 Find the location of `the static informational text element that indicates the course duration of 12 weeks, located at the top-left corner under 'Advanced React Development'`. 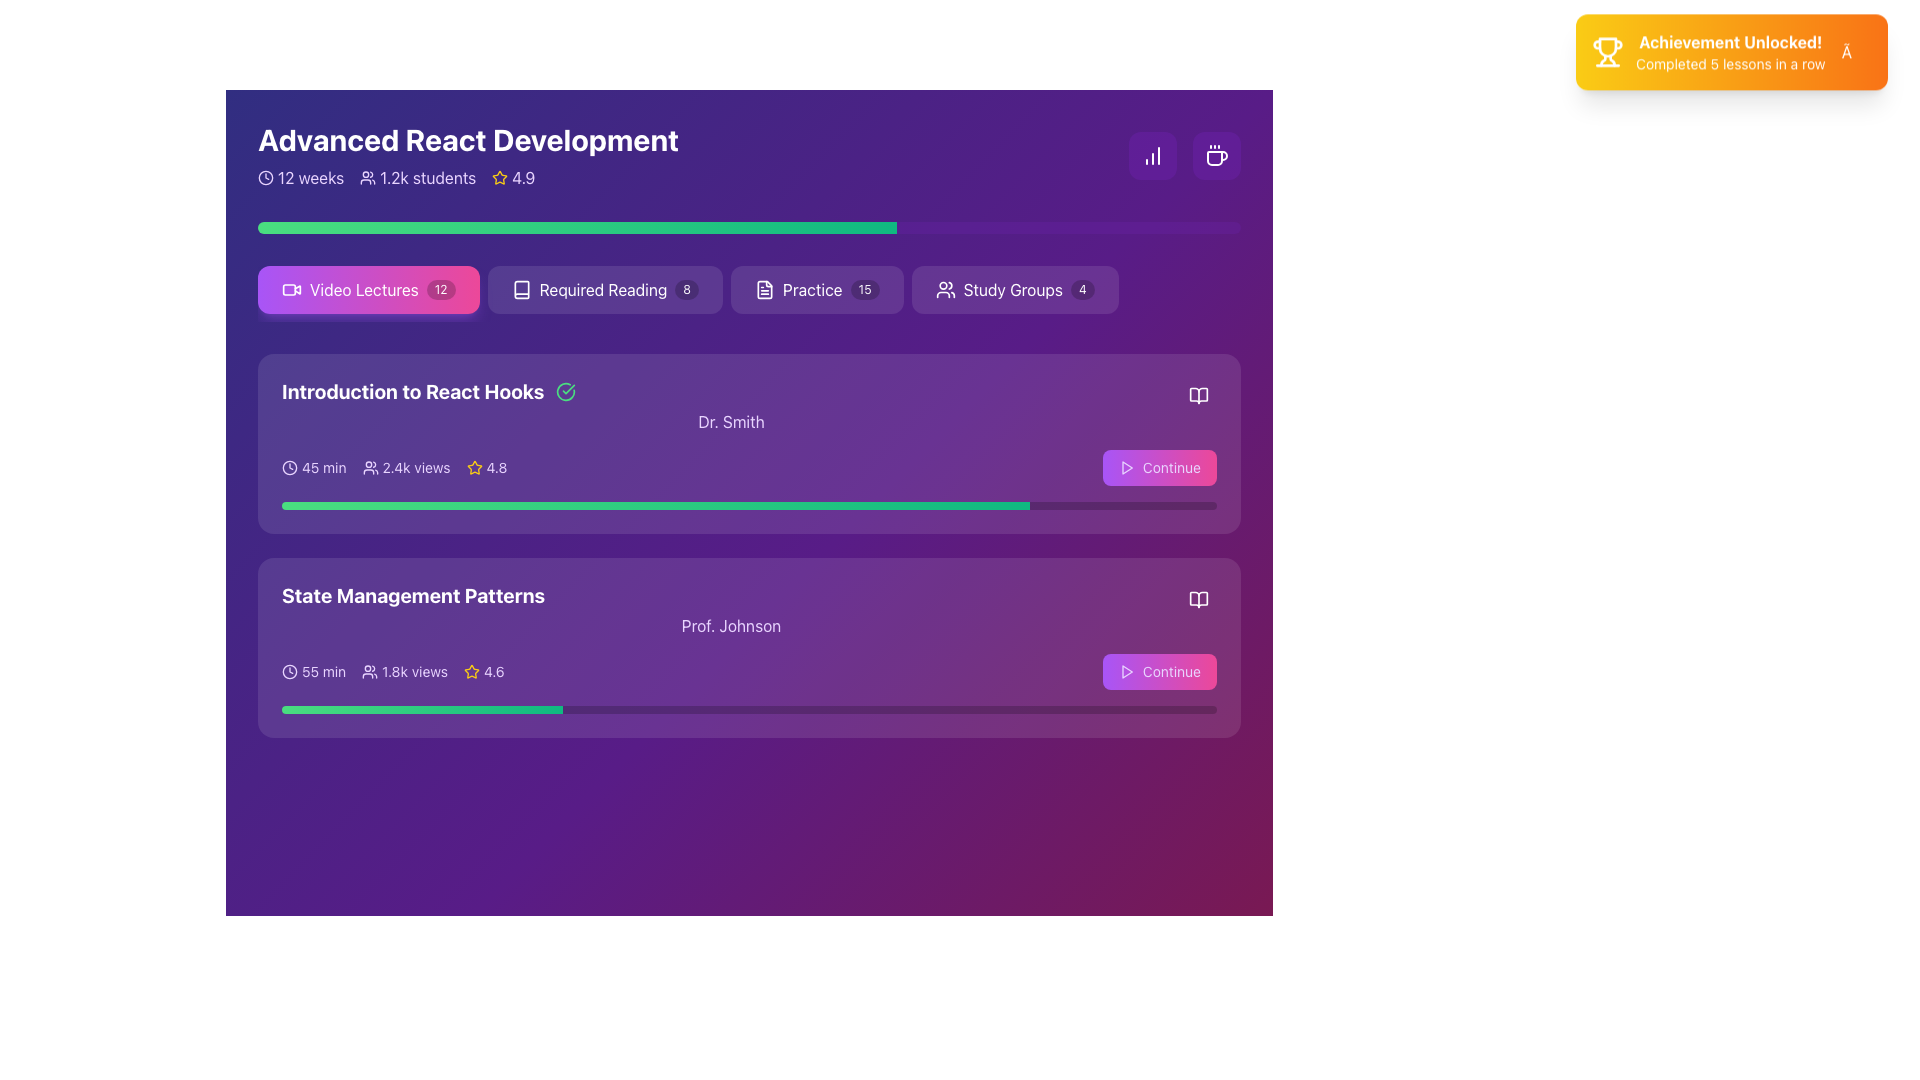

the static informational text element that indicates the course duration of 12 weeks, located at the top-left corner under 'Advanced React Development' is located at coordinates (300, 176).